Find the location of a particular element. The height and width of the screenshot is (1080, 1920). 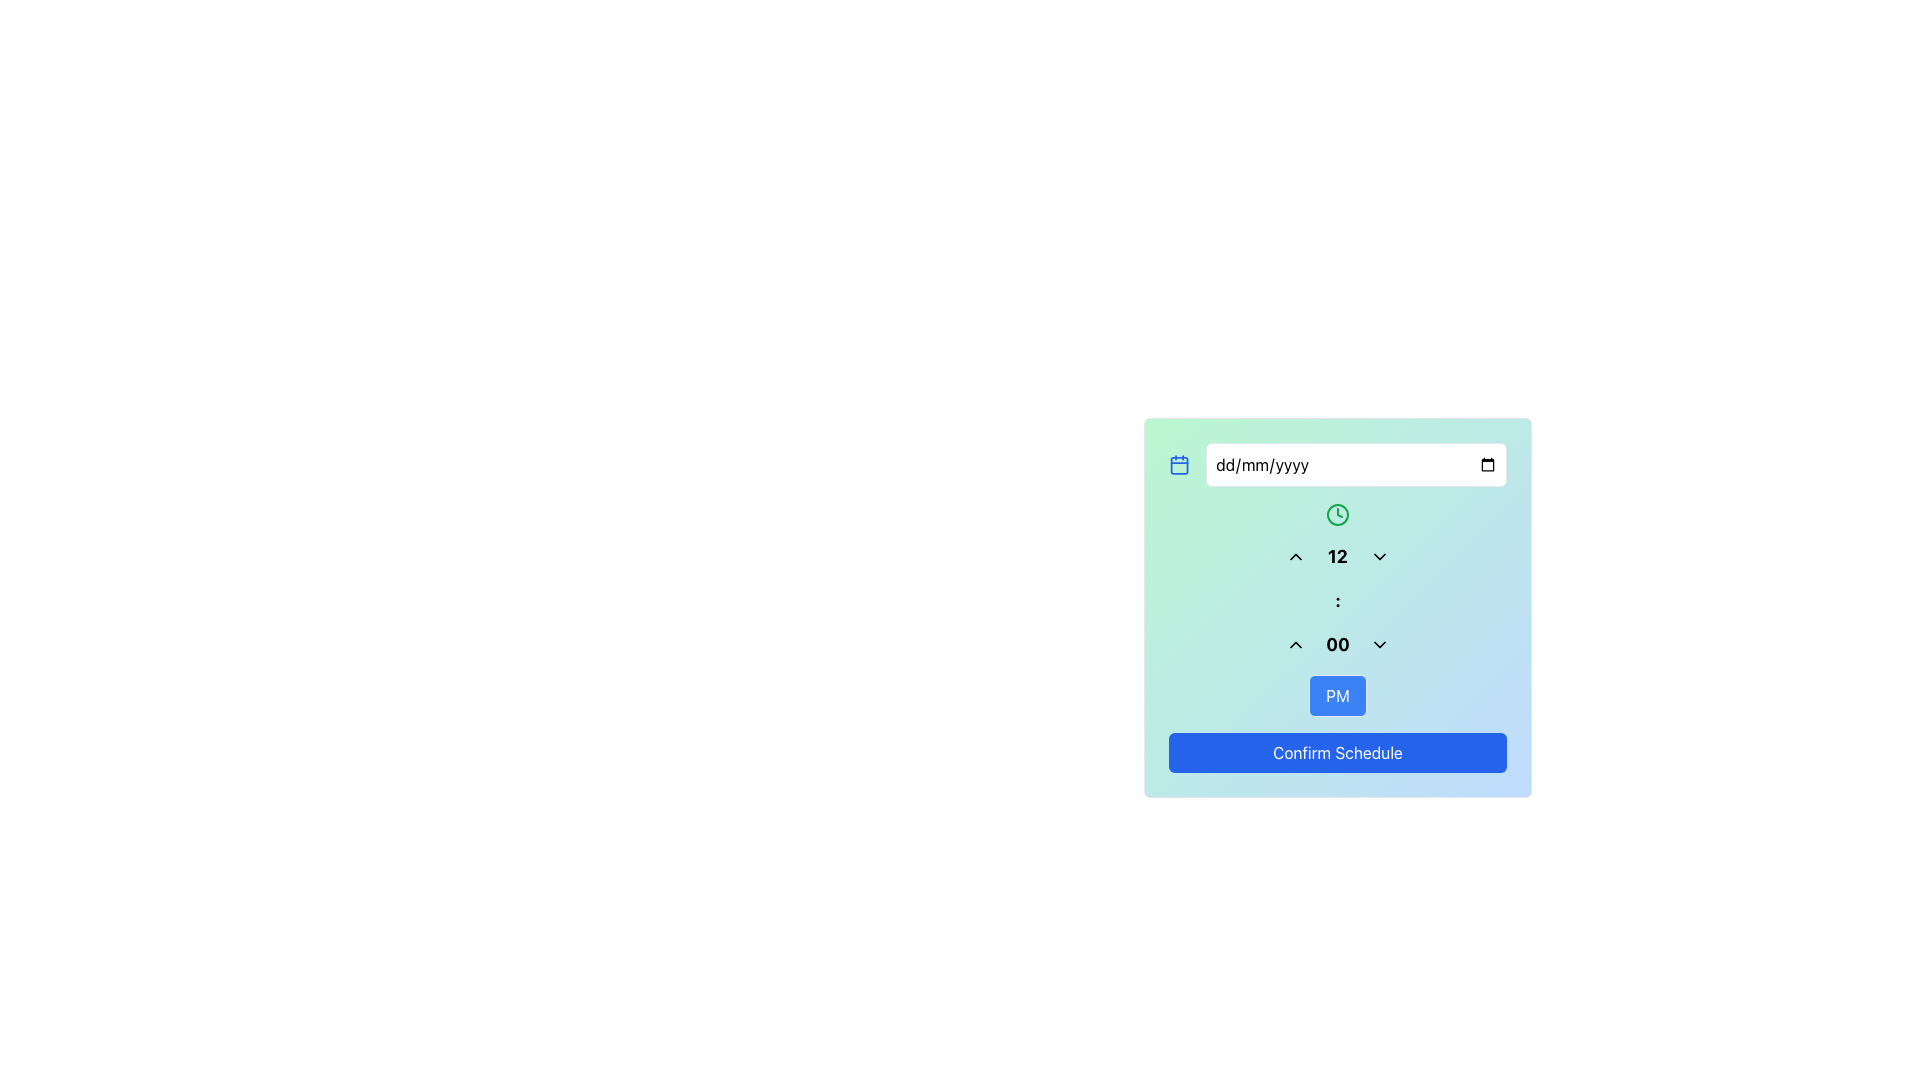

the green clock icon with a circular outline and clock hands is located at coordinates (1338, 514).